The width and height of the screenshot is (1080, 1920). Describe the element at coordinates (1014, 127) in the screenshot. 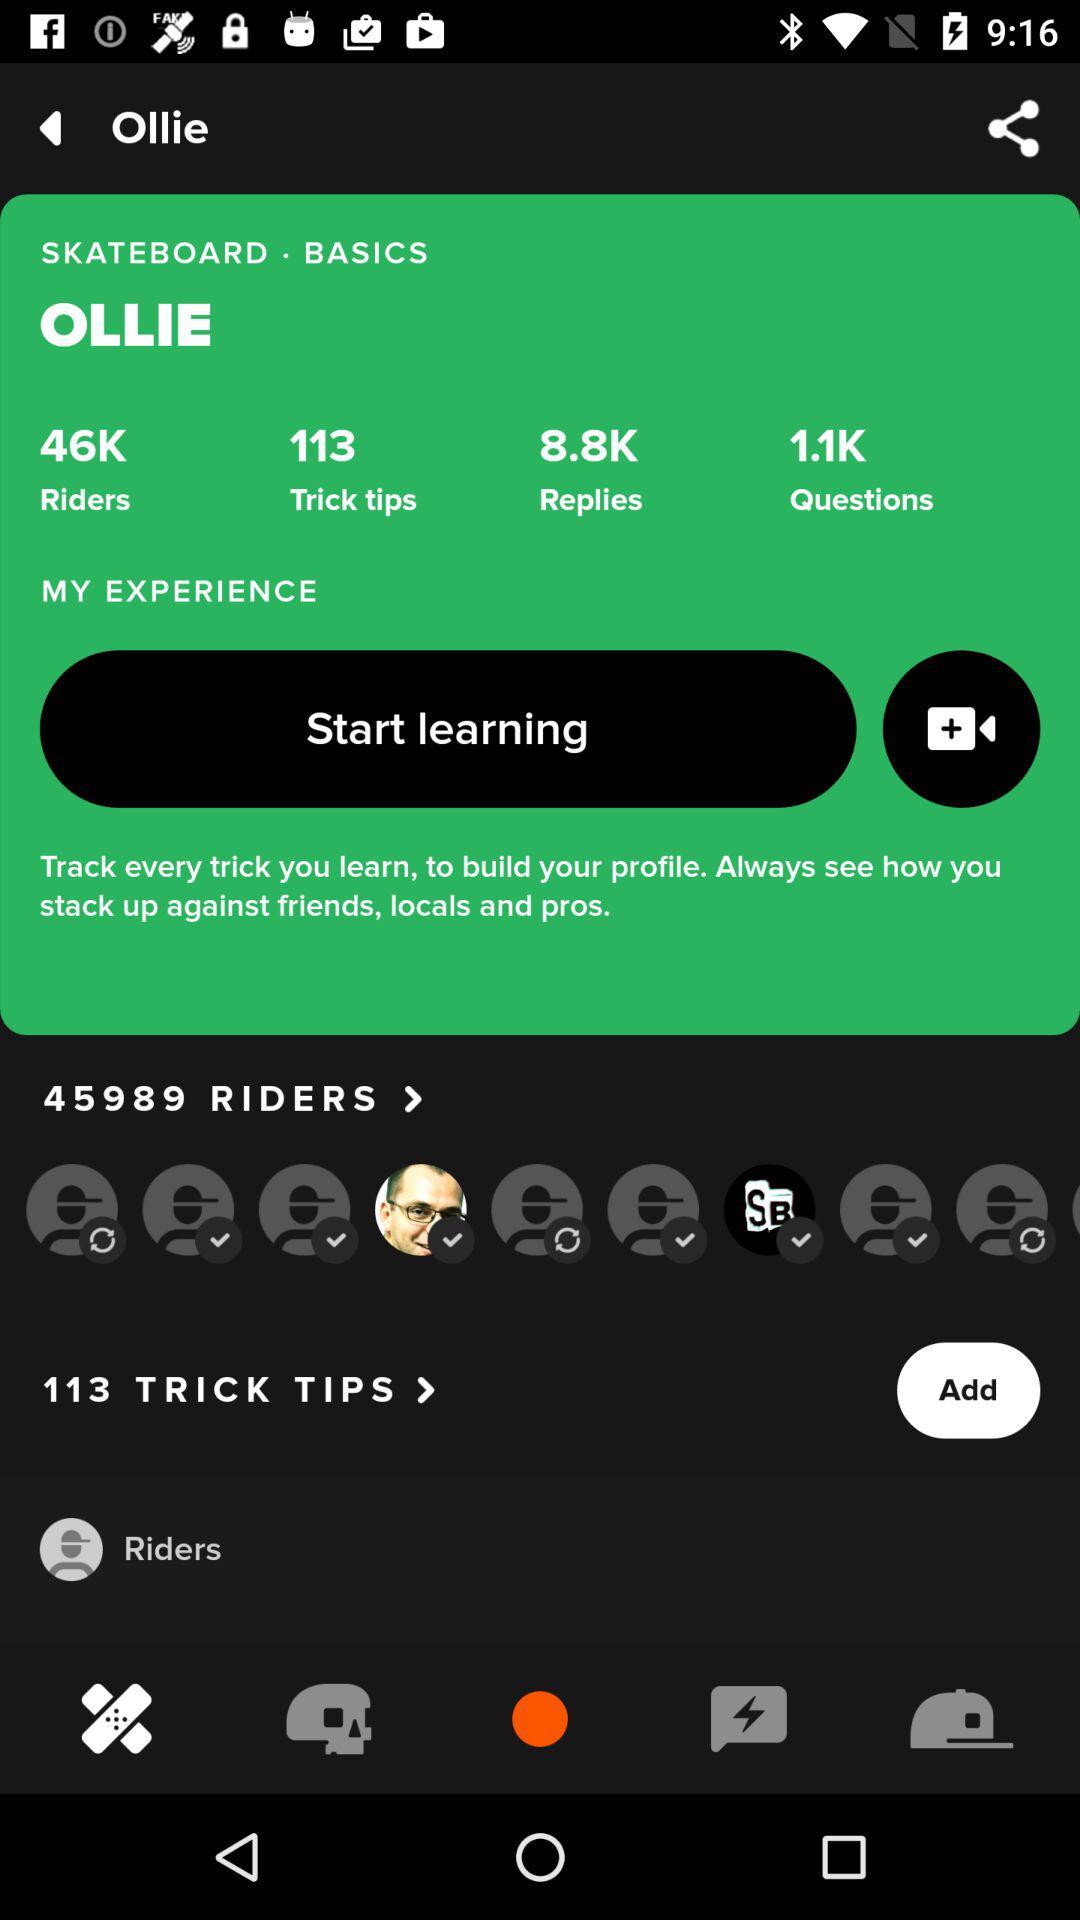

I see `the share icon` at that location.